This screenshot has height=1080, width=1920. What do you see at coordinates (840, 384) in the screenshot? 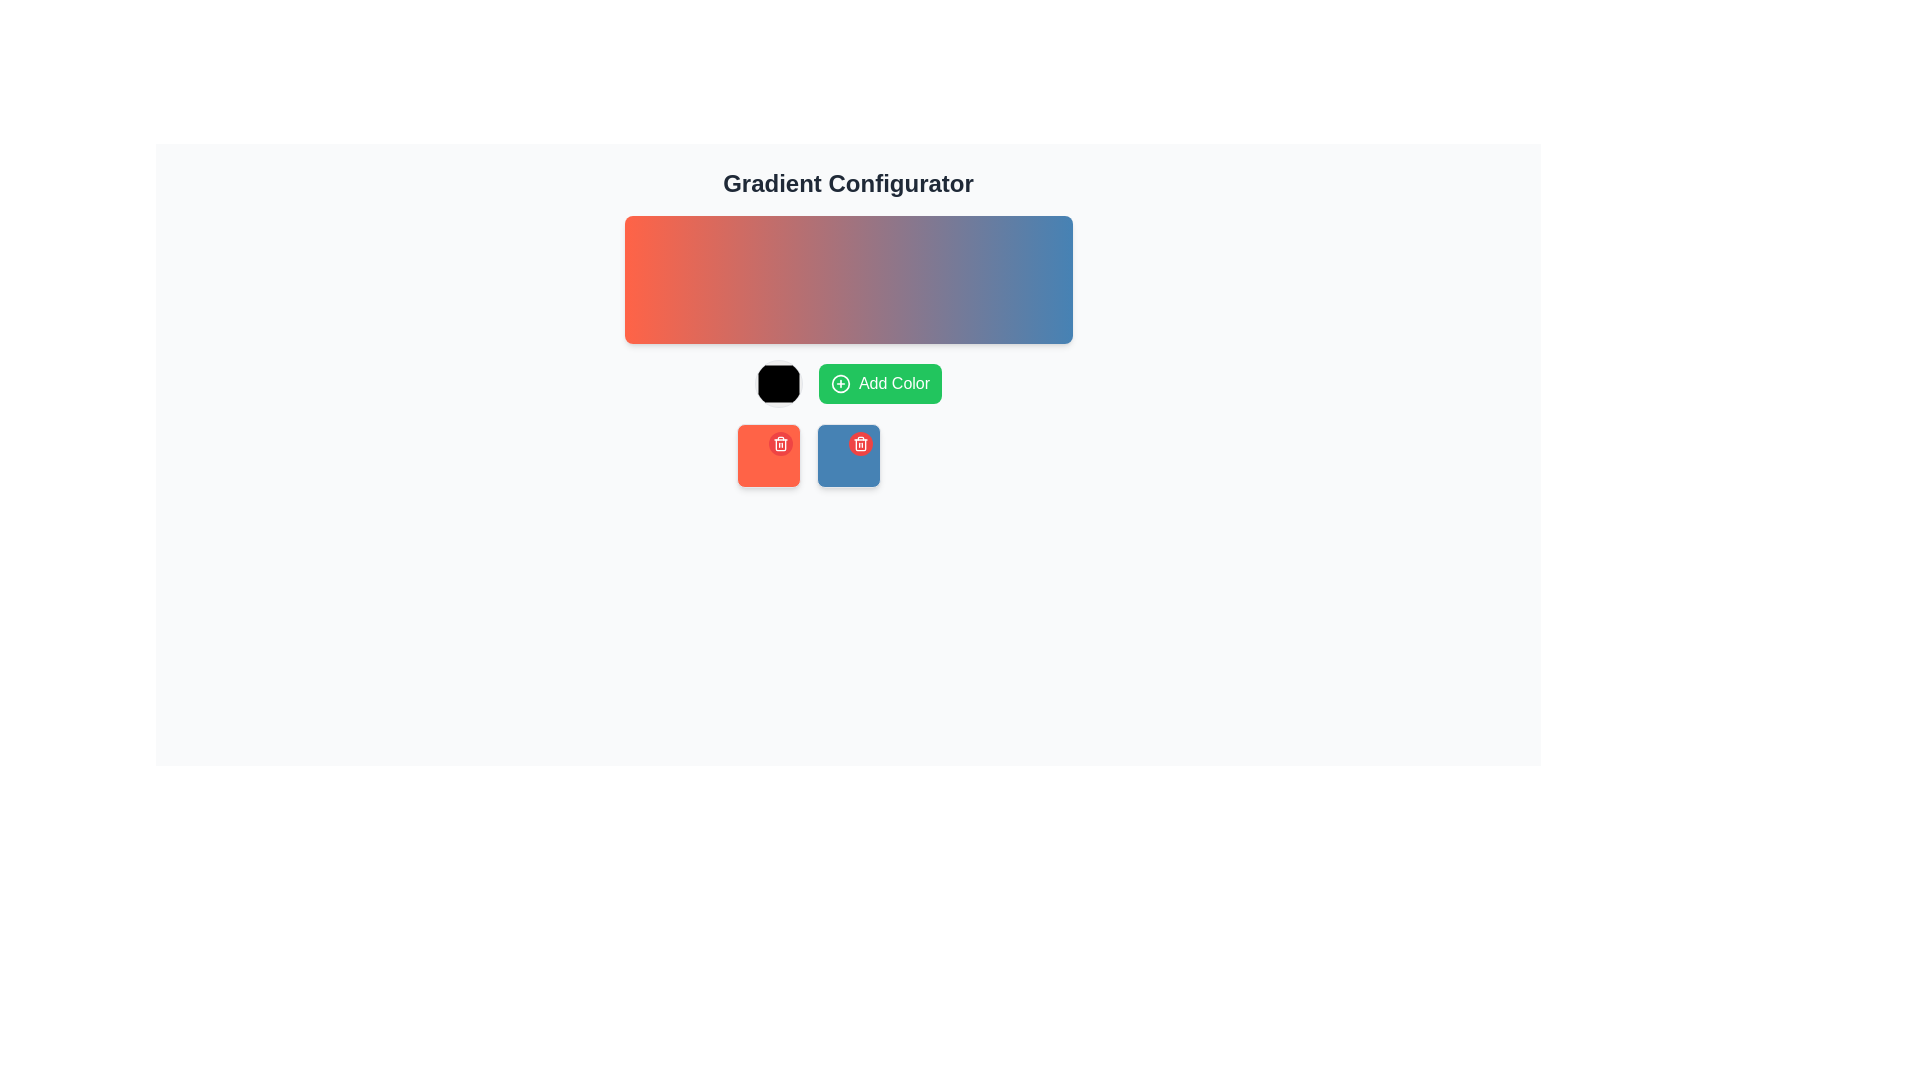
I see `the small circular icon with a green outline and a '+' symbol, located inside the 'Add Color' button` at bounding box center [840, 384].